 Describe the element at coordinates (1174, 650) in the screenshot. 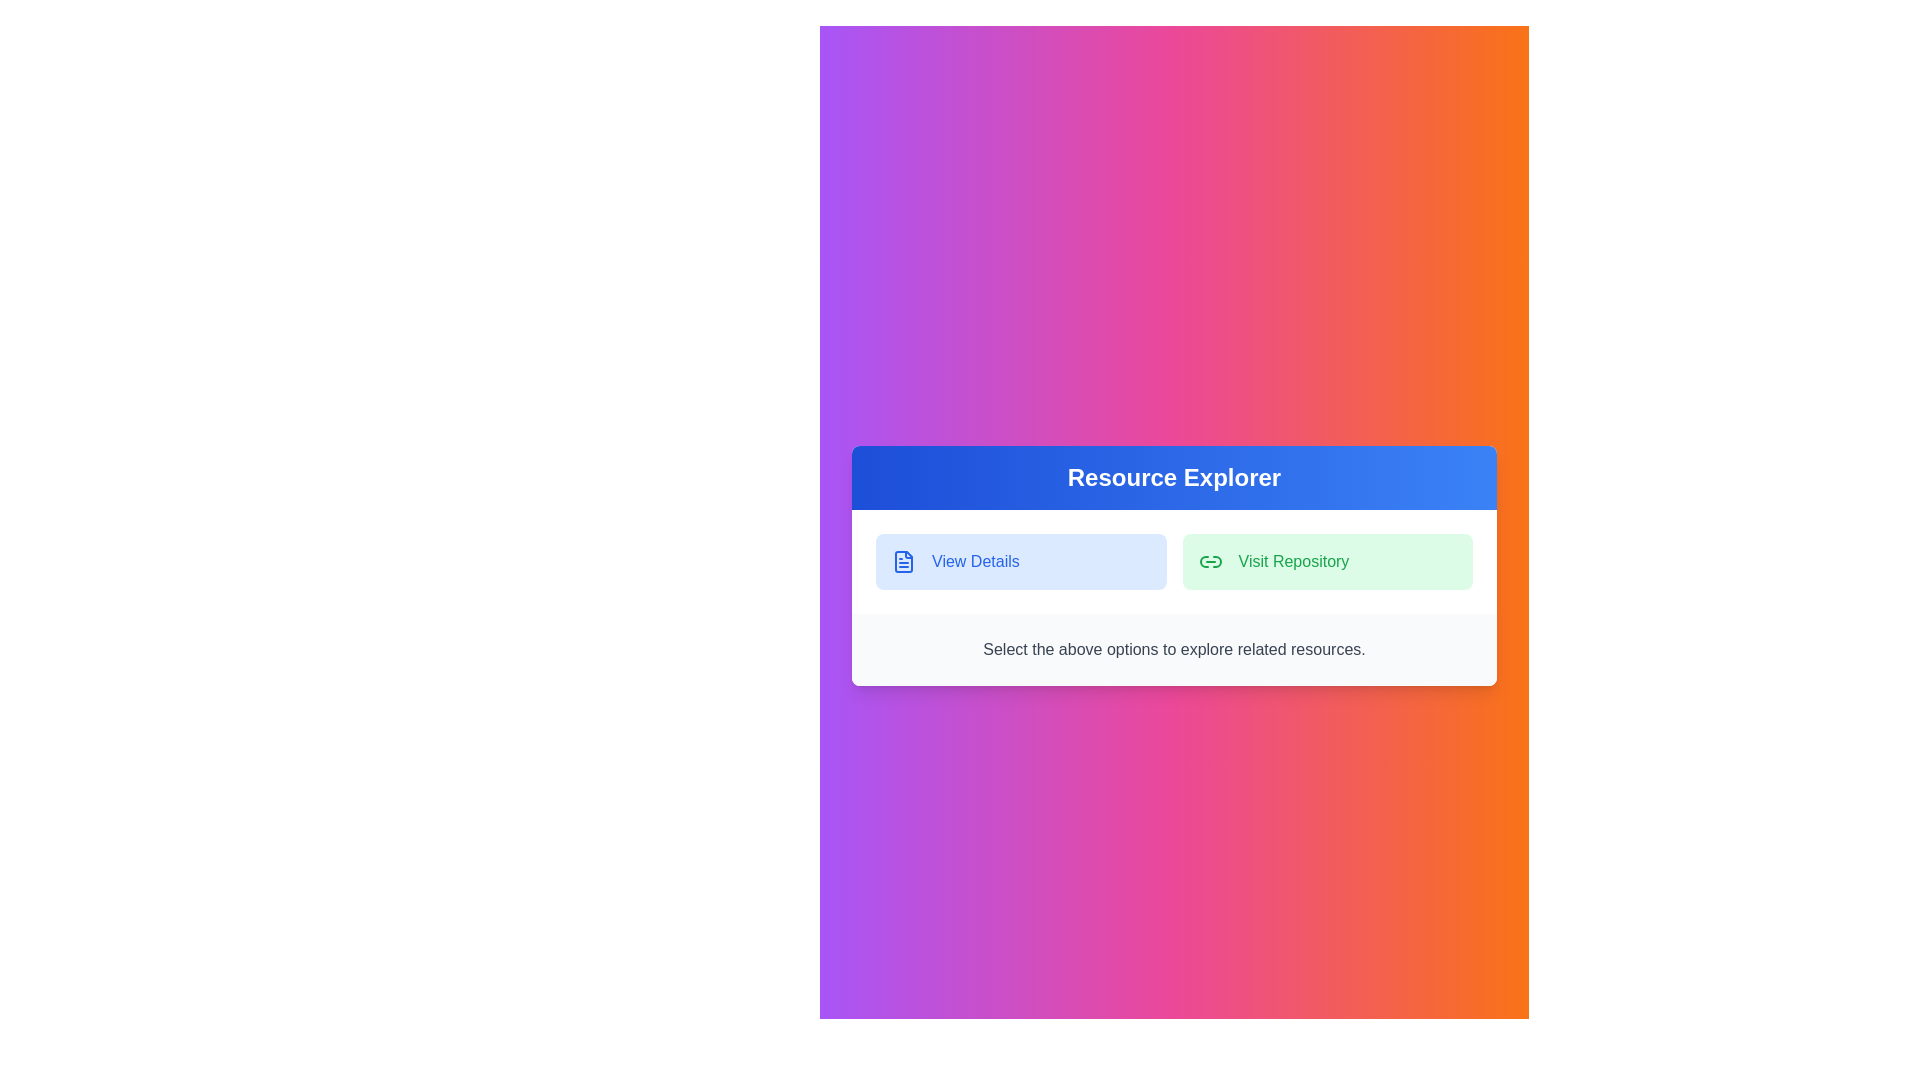

I see `informational Text label located at the bottom of the 'Resource Explorer' card, which provides guidance related to the actions above it` at that location.